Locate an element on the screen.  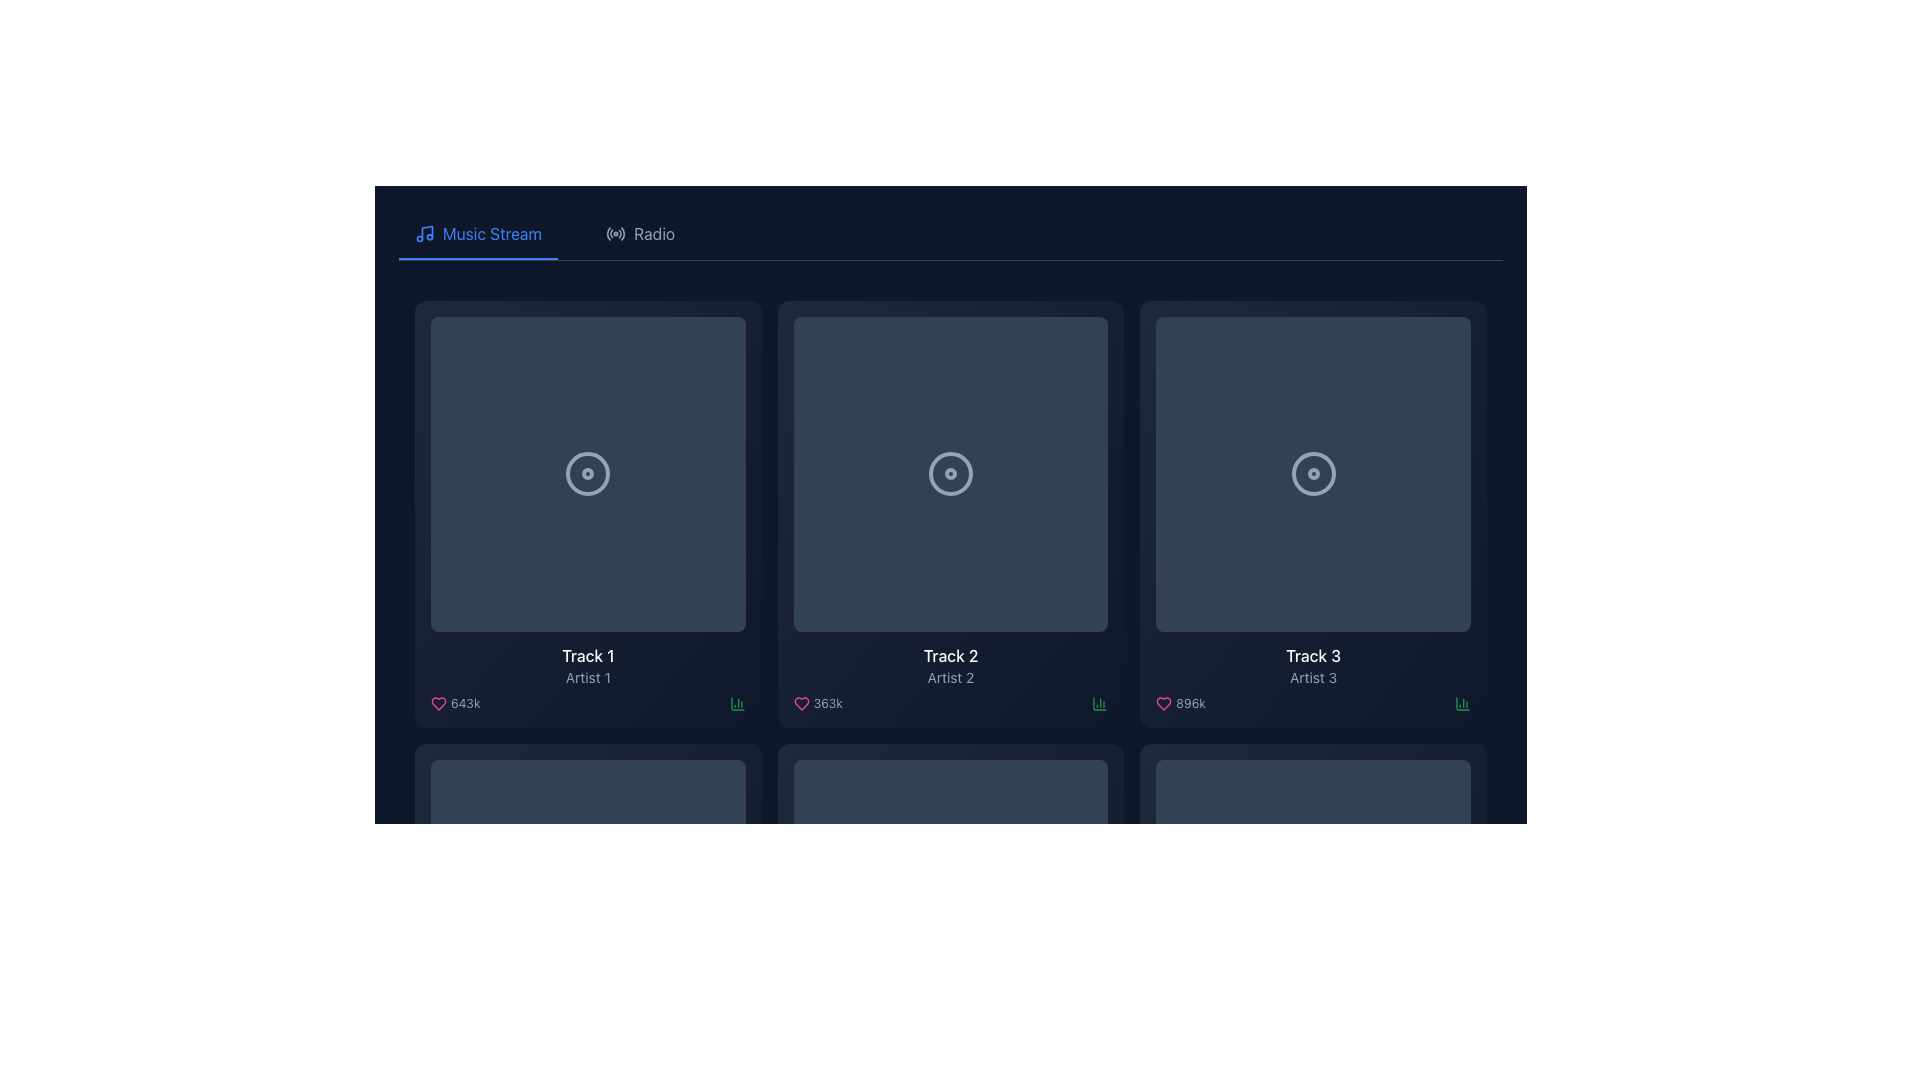
the analytics icon, which is the third icon in the flex group under the card labeled 'Track 3' and 'Artist 3' in the bottom row of the current interface is located at coordinates (1463, 702).